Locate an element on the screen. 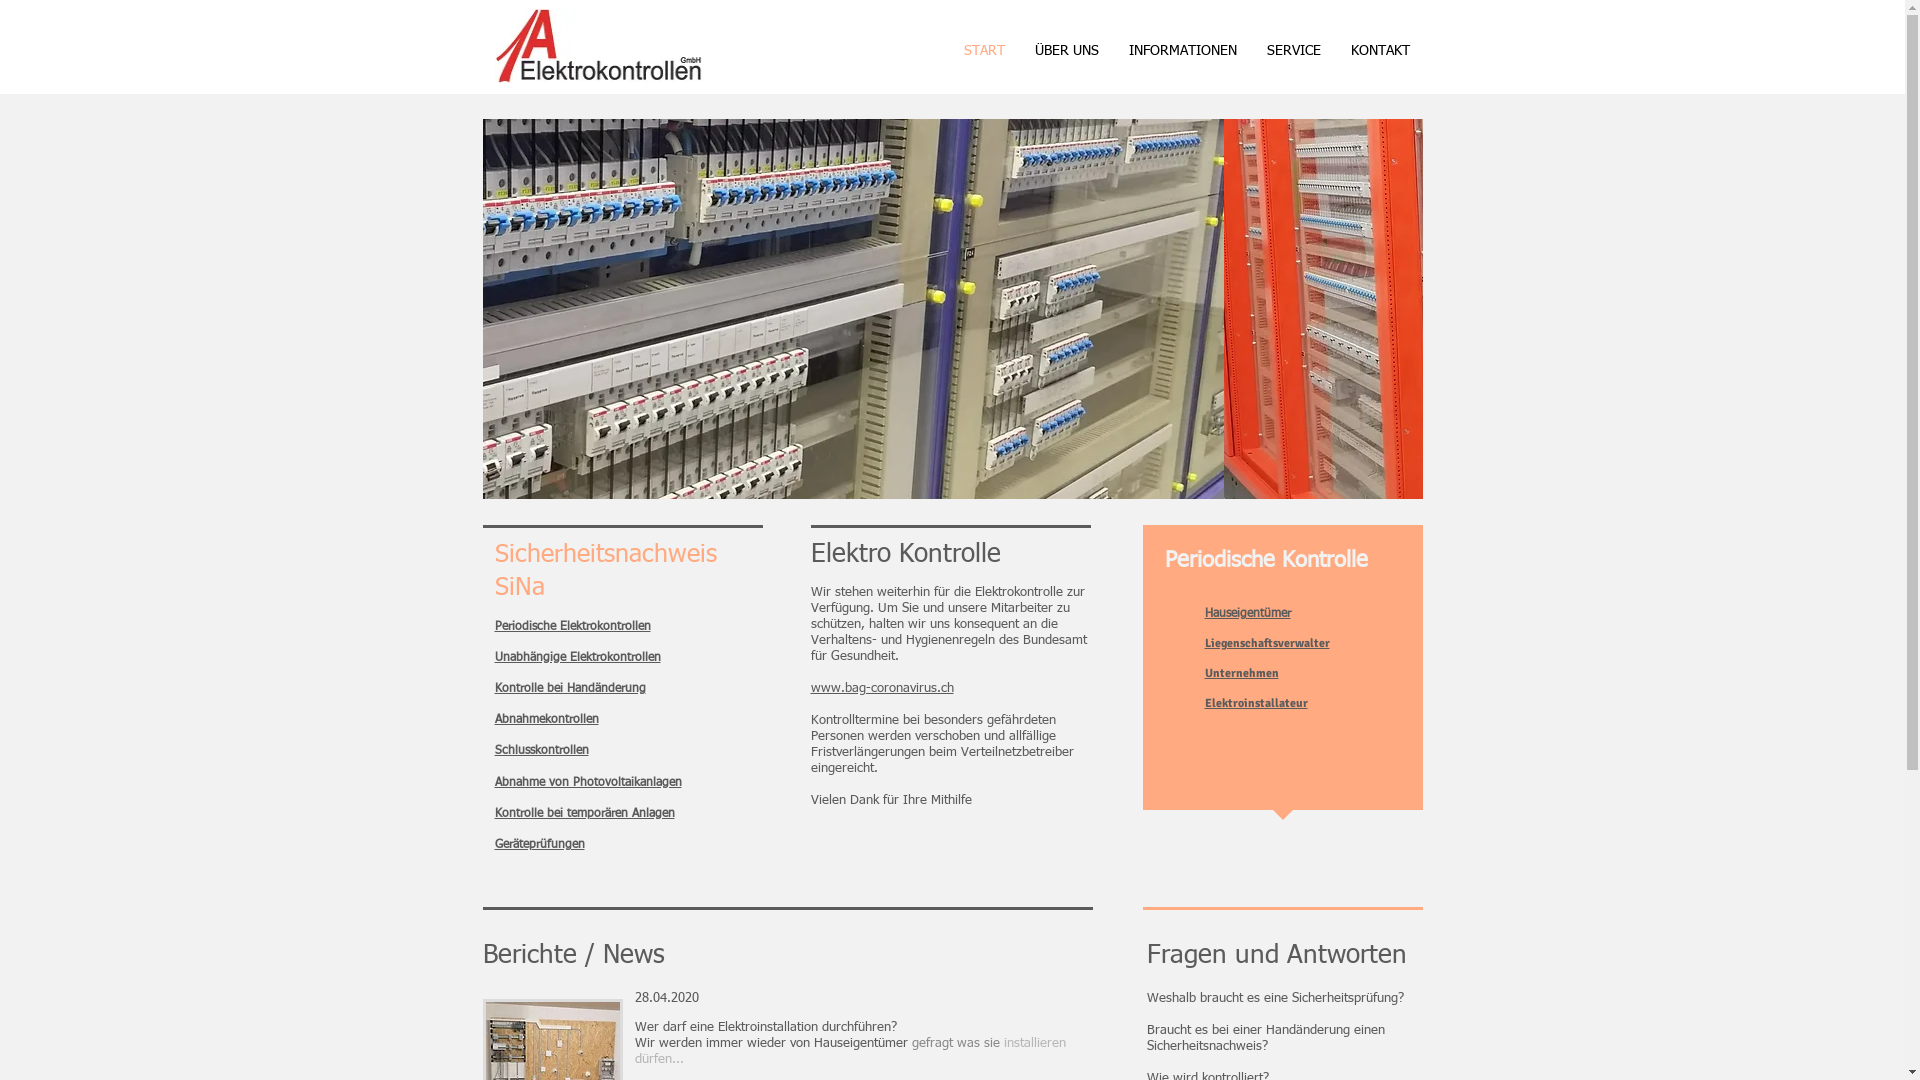 This screenshot has width=1920, height=1080. 'Unternehmen' is located at coordinates (1240, 673).